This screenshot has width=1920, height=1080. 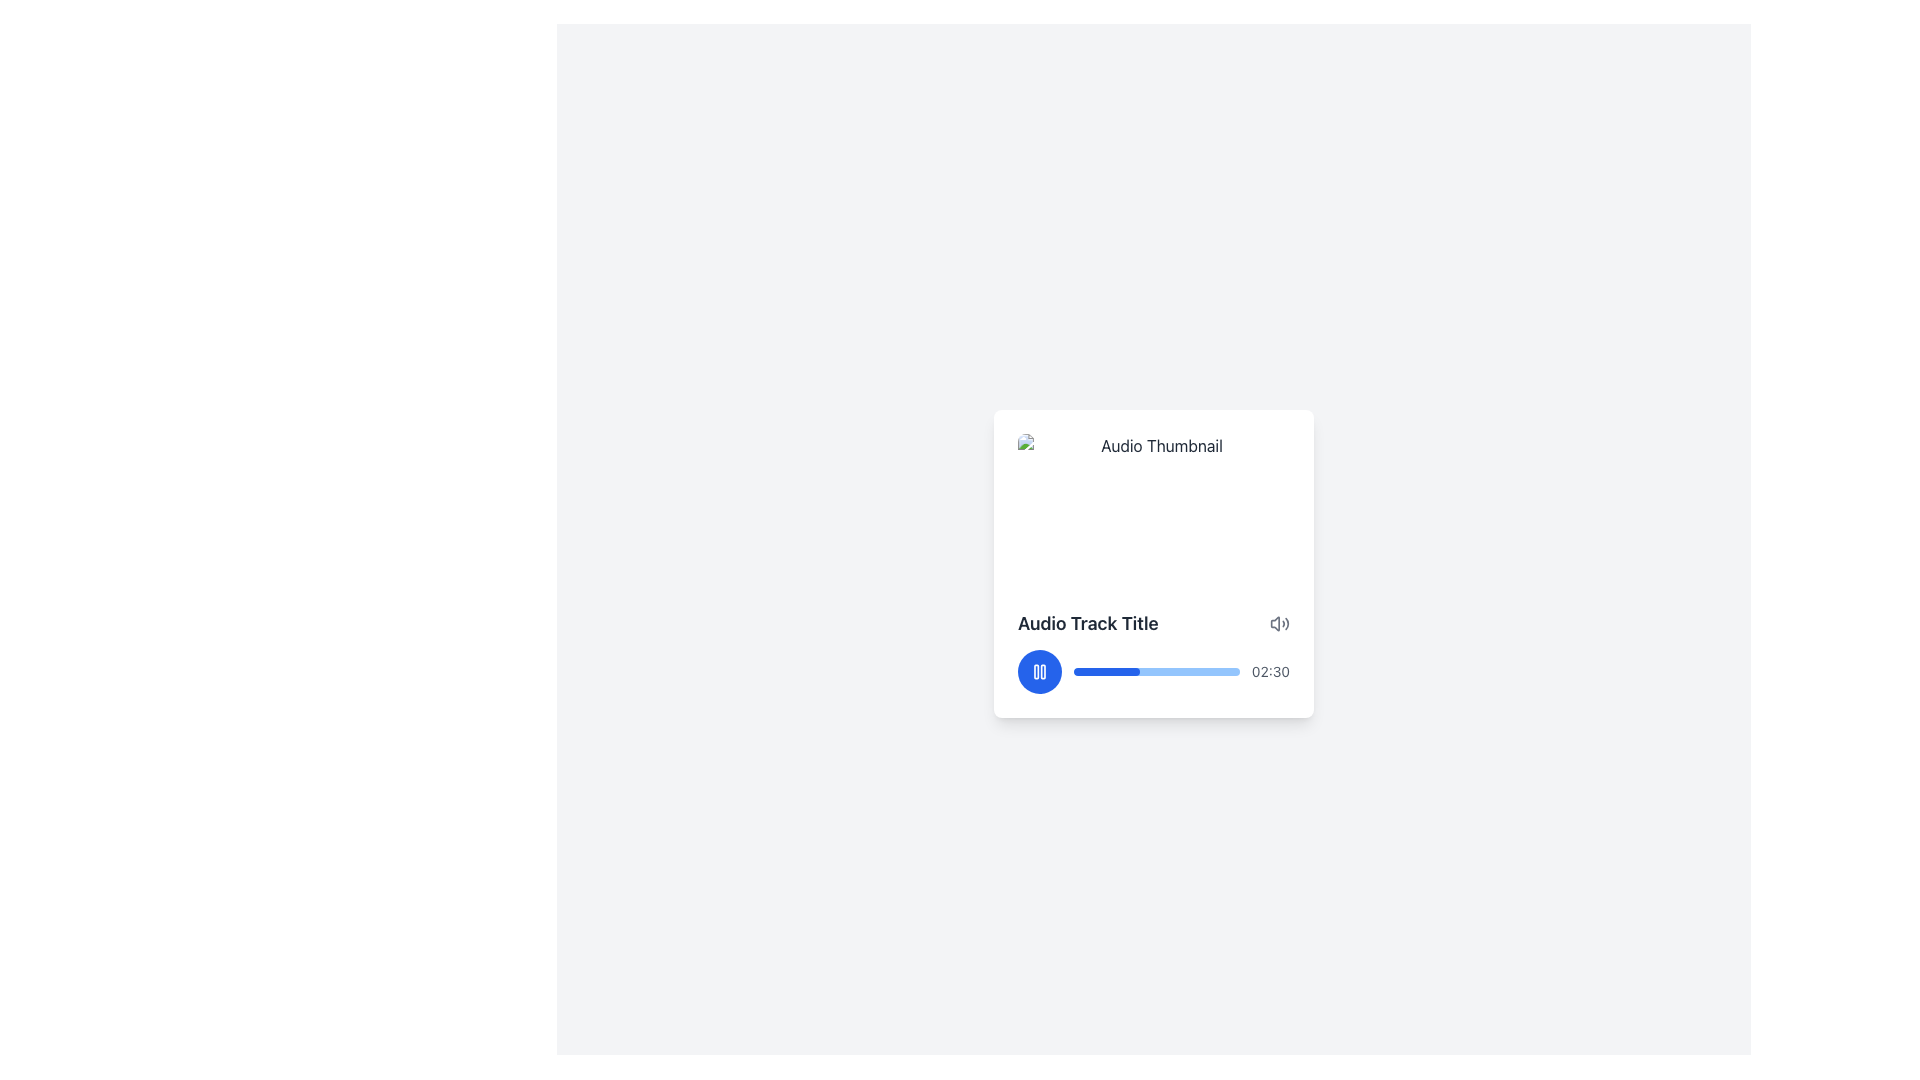 I want to click on the horizontal progress bar located below the audio track title in the audio player interface, which is partially filled to indicate 40% progress, so click(x=1156, y=671).